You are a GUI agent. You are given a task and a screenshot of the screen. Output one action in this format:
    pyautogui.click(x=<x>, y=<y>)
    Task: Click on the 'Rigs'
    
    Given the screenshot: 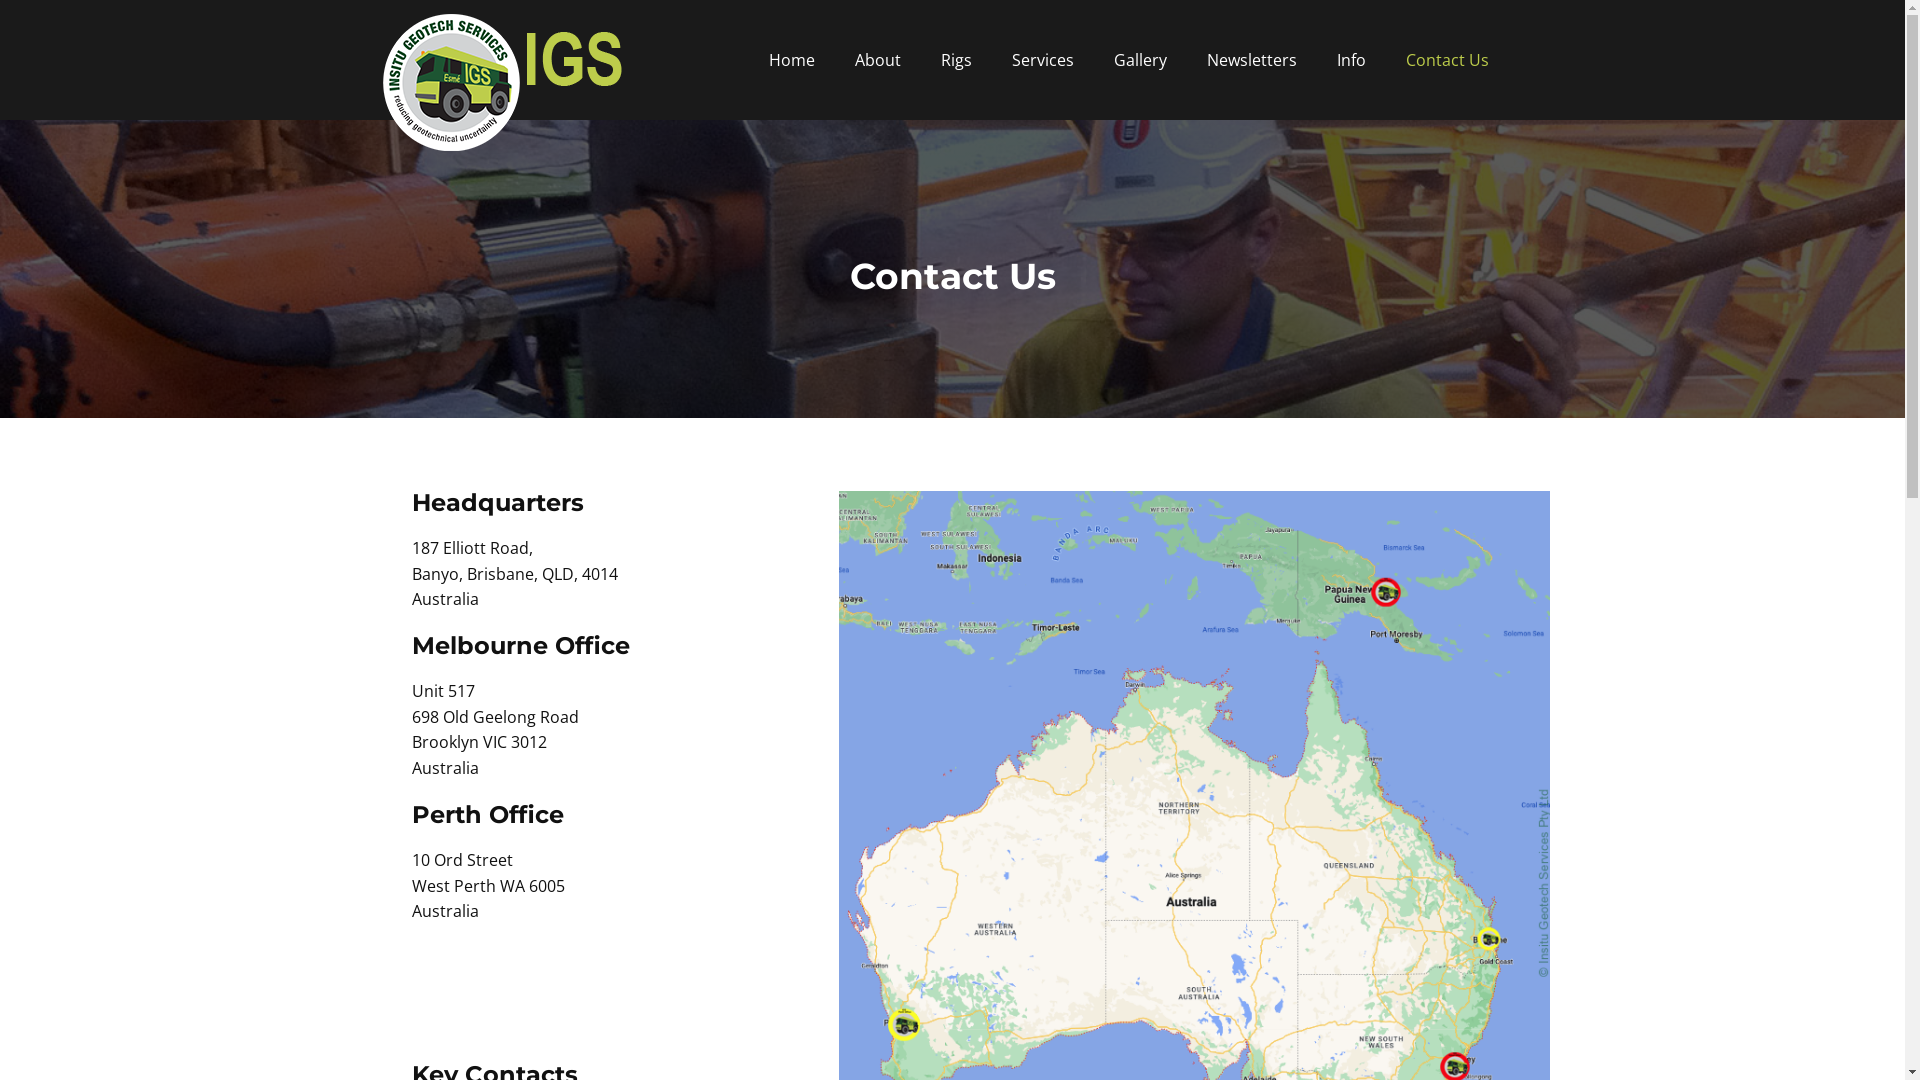 What is the action you would take?
    pyautogui.click(x=954, y=59)
    